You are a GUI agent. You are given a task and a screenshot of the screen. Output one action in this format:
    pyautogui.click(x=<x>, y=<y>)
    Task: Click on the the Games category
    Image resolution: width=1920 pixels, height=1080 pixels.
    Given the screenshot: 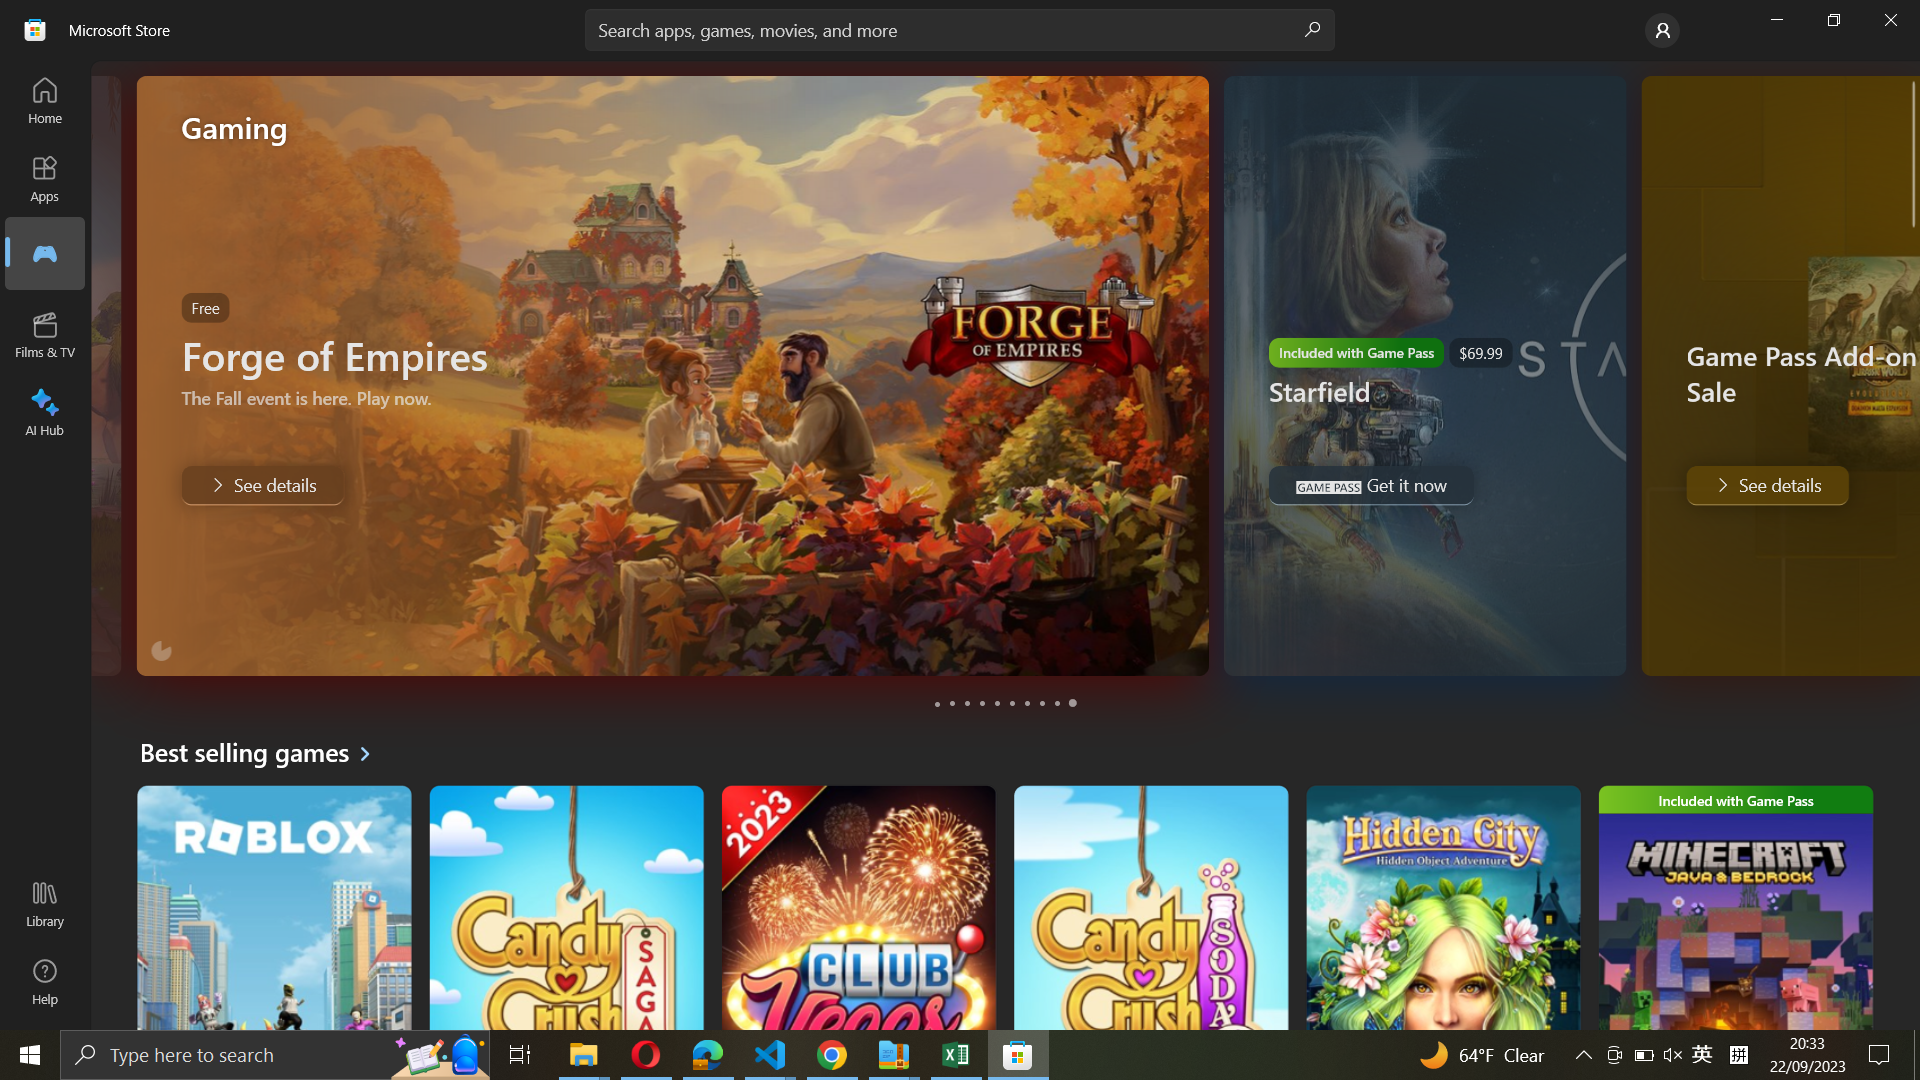 What is the action you would take?
    pyautogui.click(x=43, y=252)
    